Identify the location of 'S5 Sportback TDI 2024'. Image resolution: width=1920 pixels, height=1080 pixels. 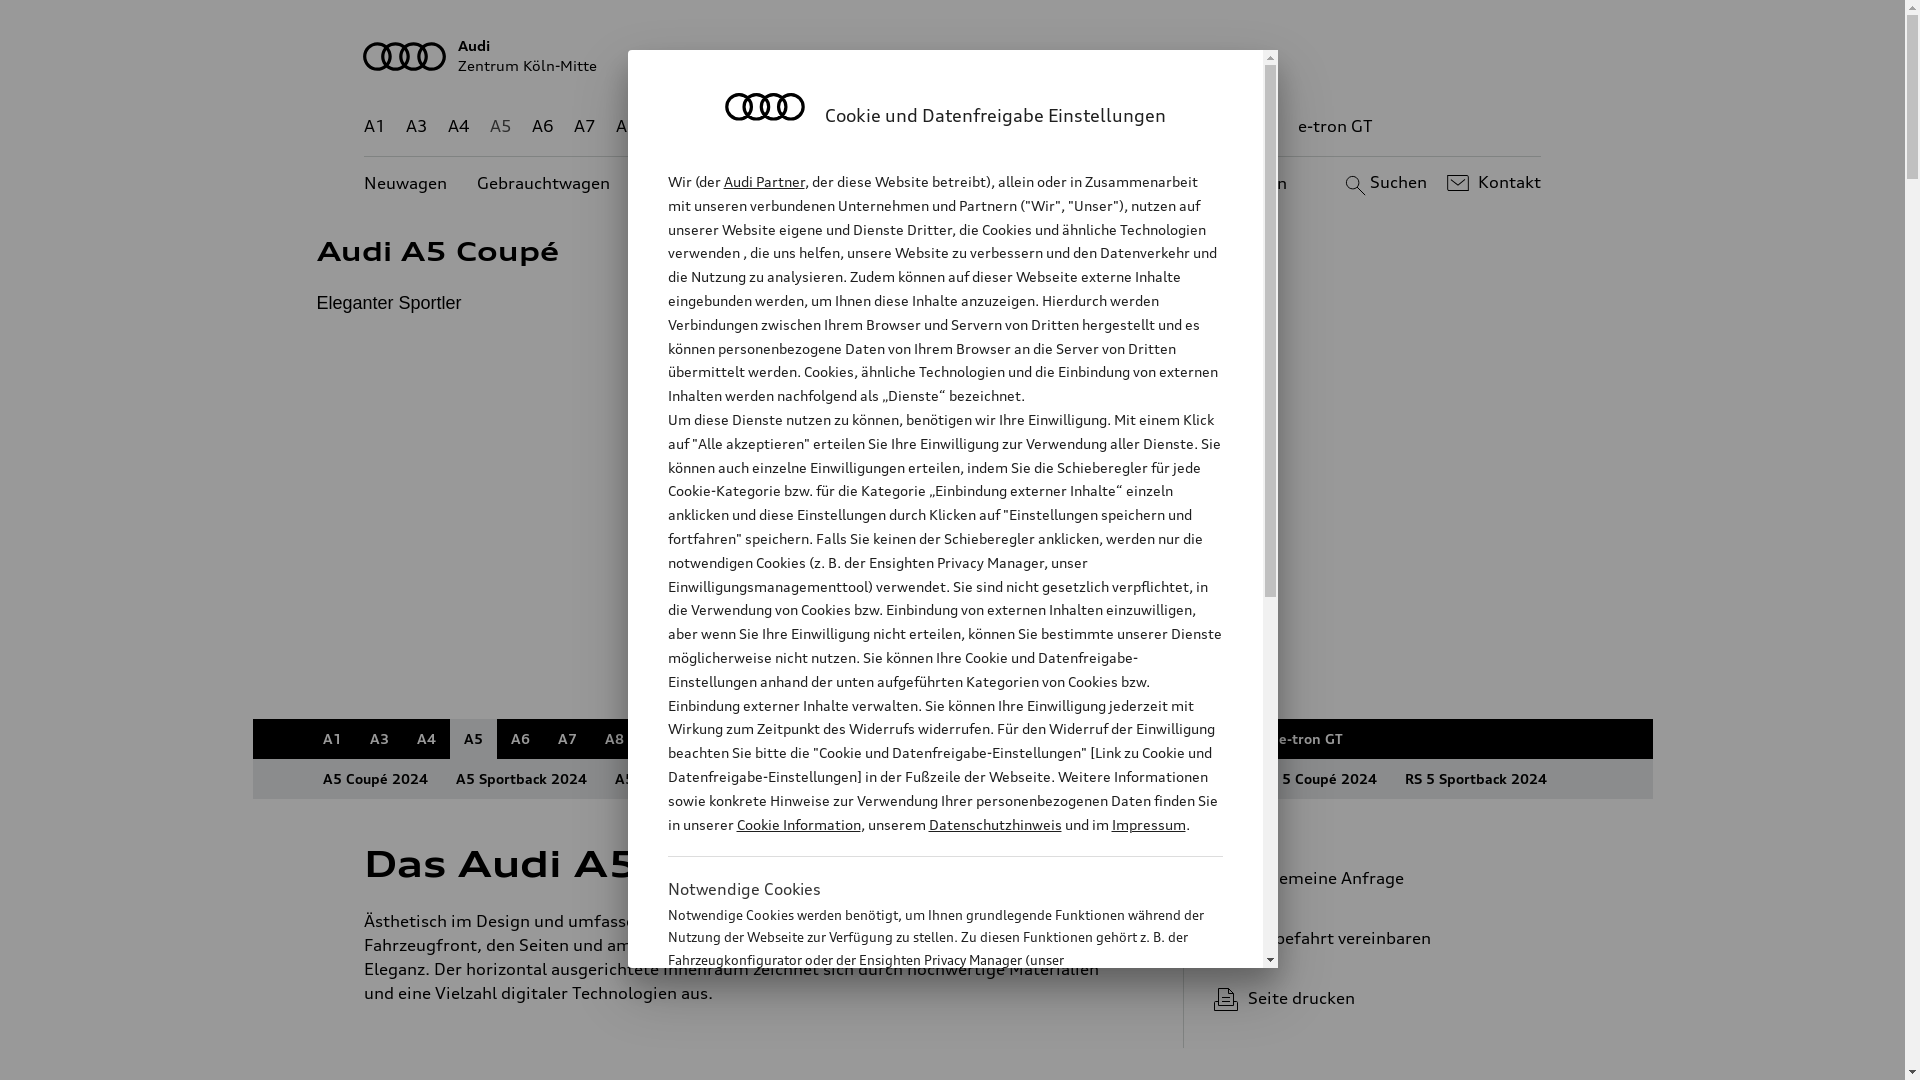
(911, 778).